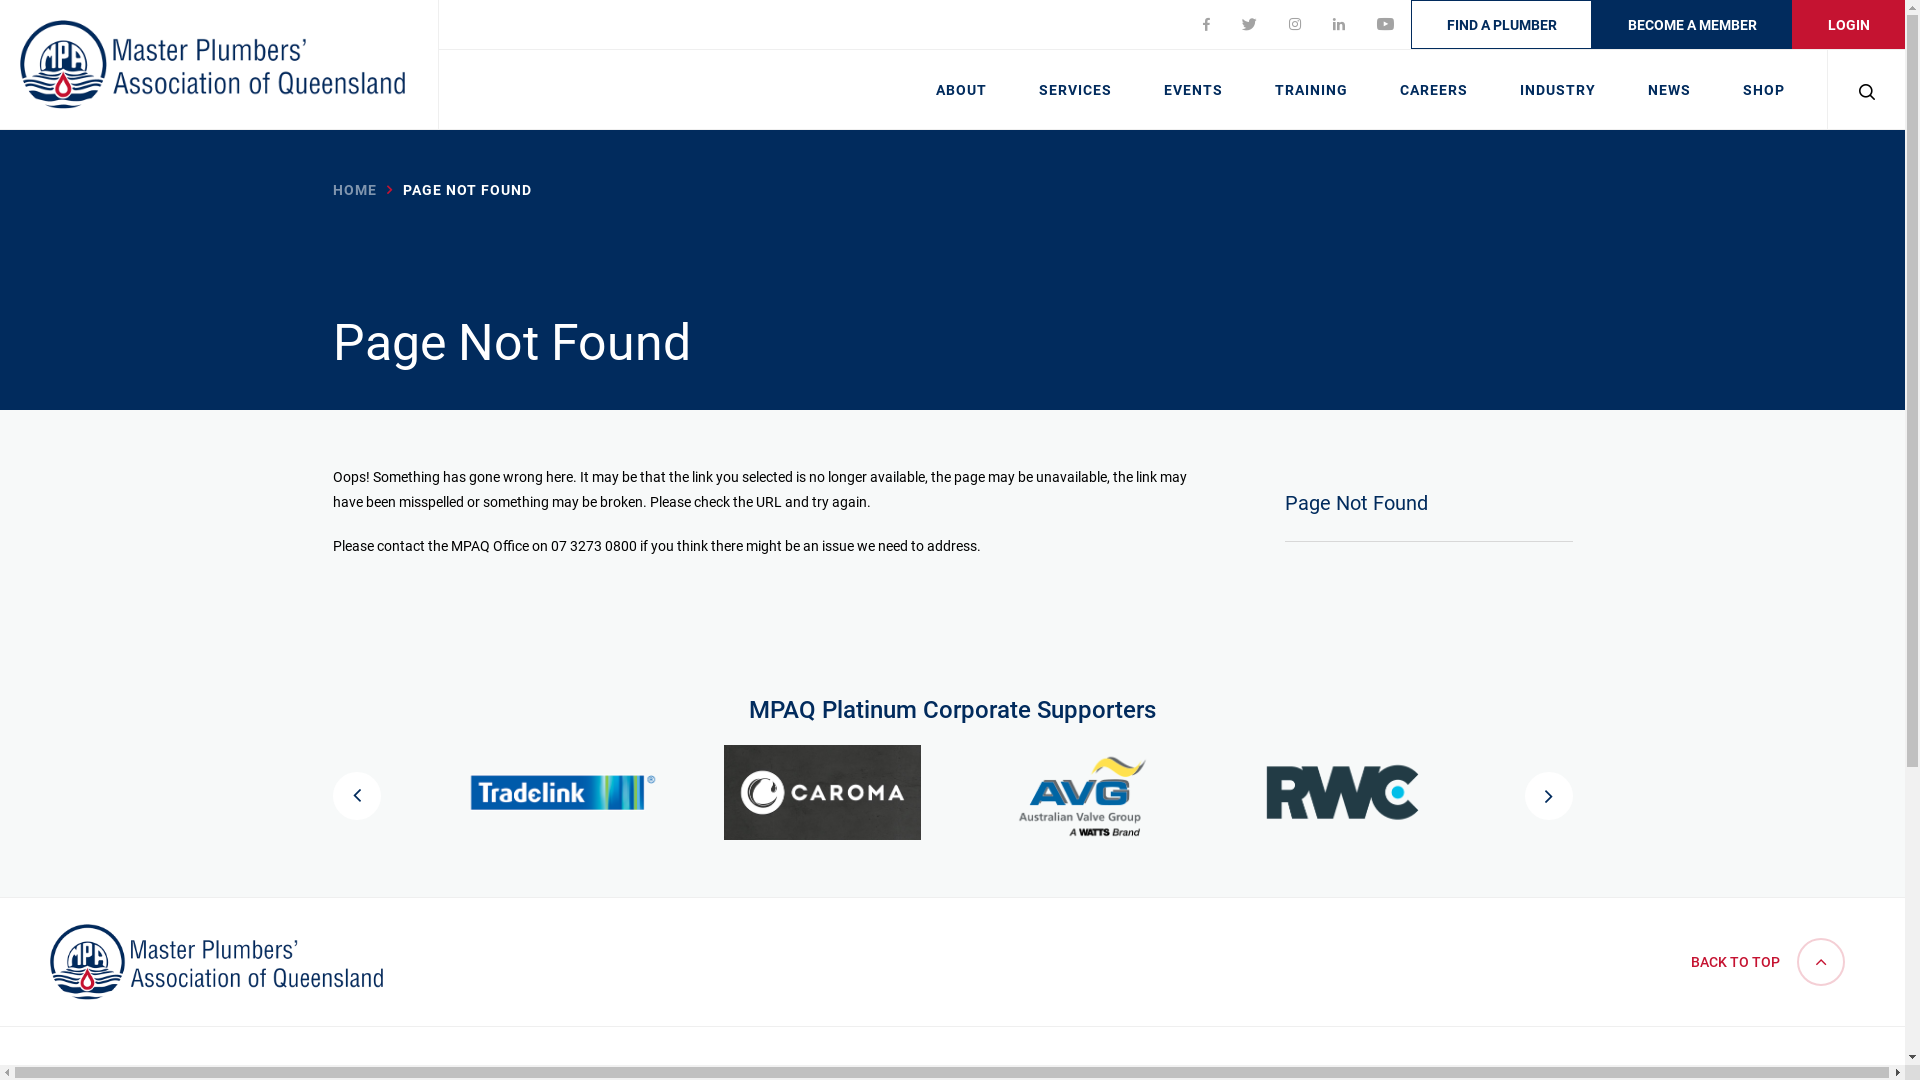 The height and width of the screenshot is (1080, 1920). What do you see at coordinates (1247, 87) in the screenshot?
I see `'TRAINING'` at bounding box center [1247, 87].